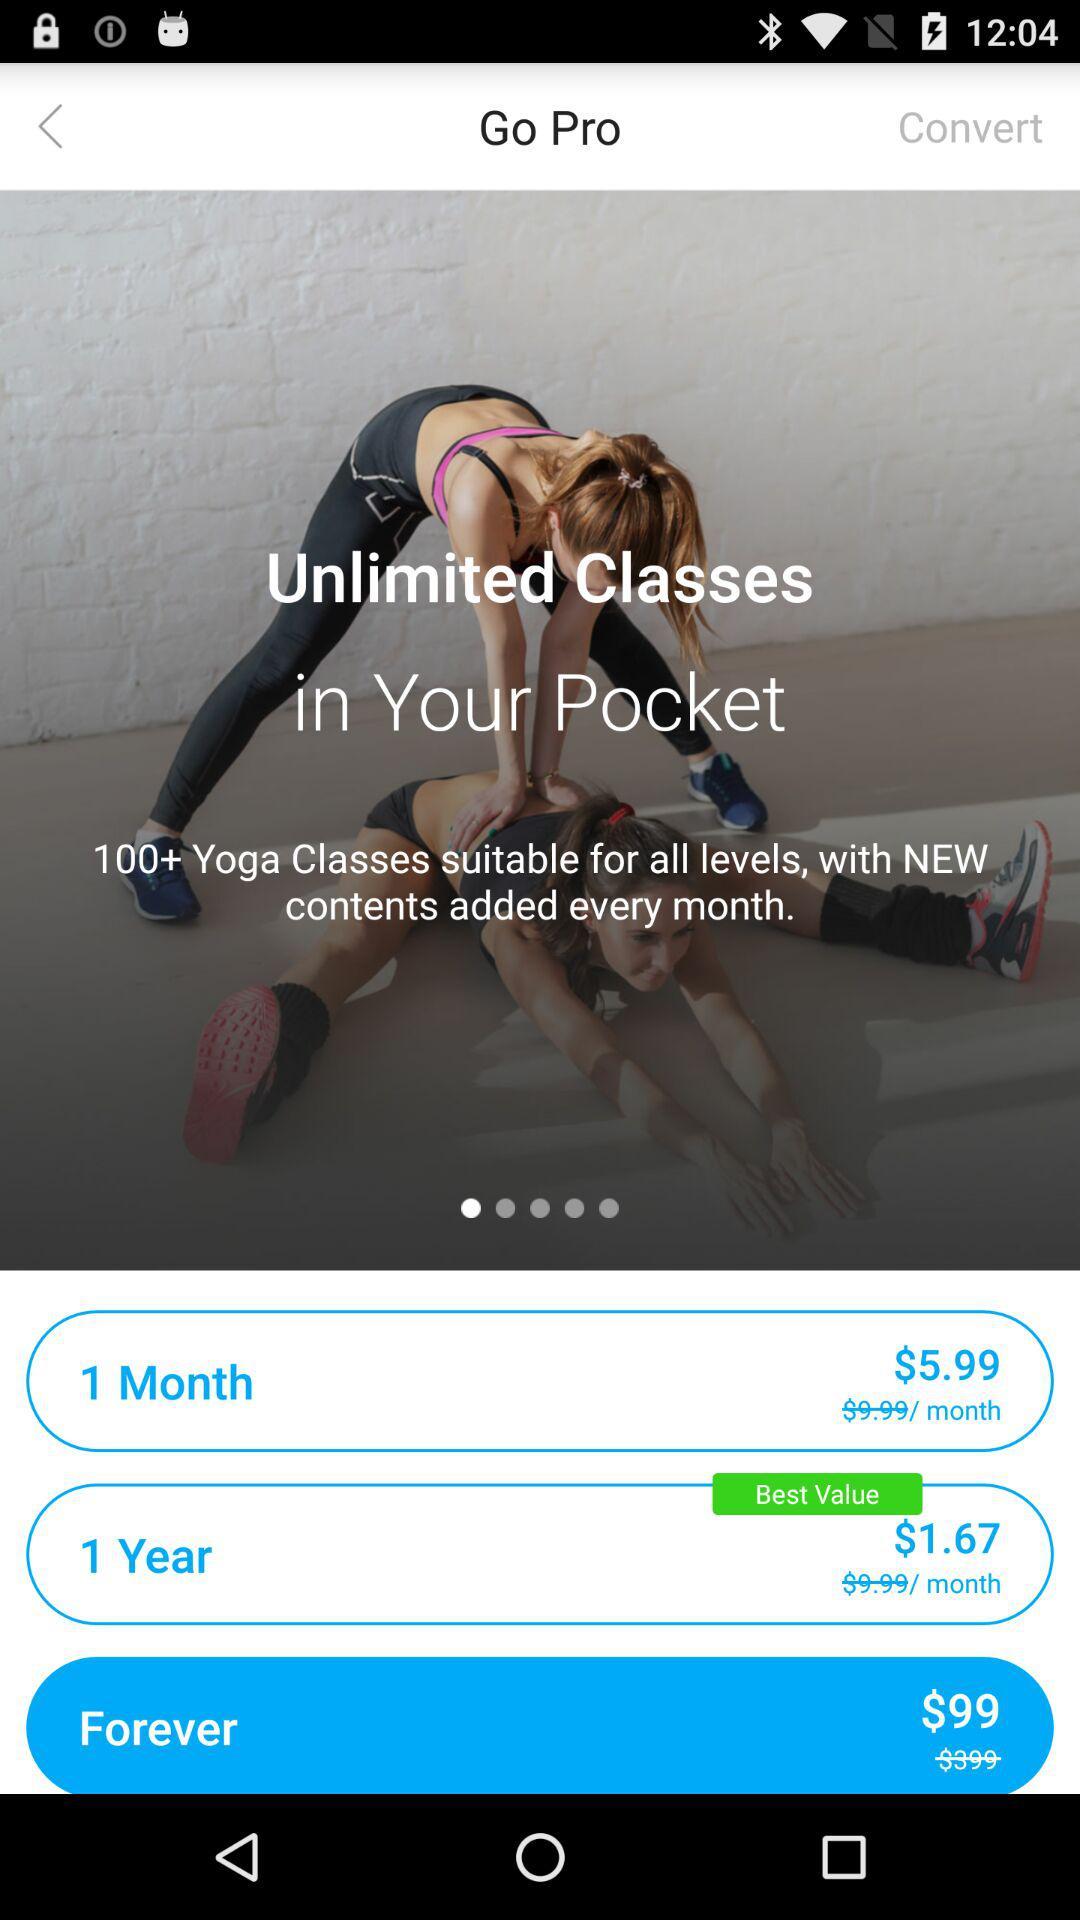  Describe the element at coordinates (969, 124) in the screenshot. I see `item next to the go pro item` at that location.